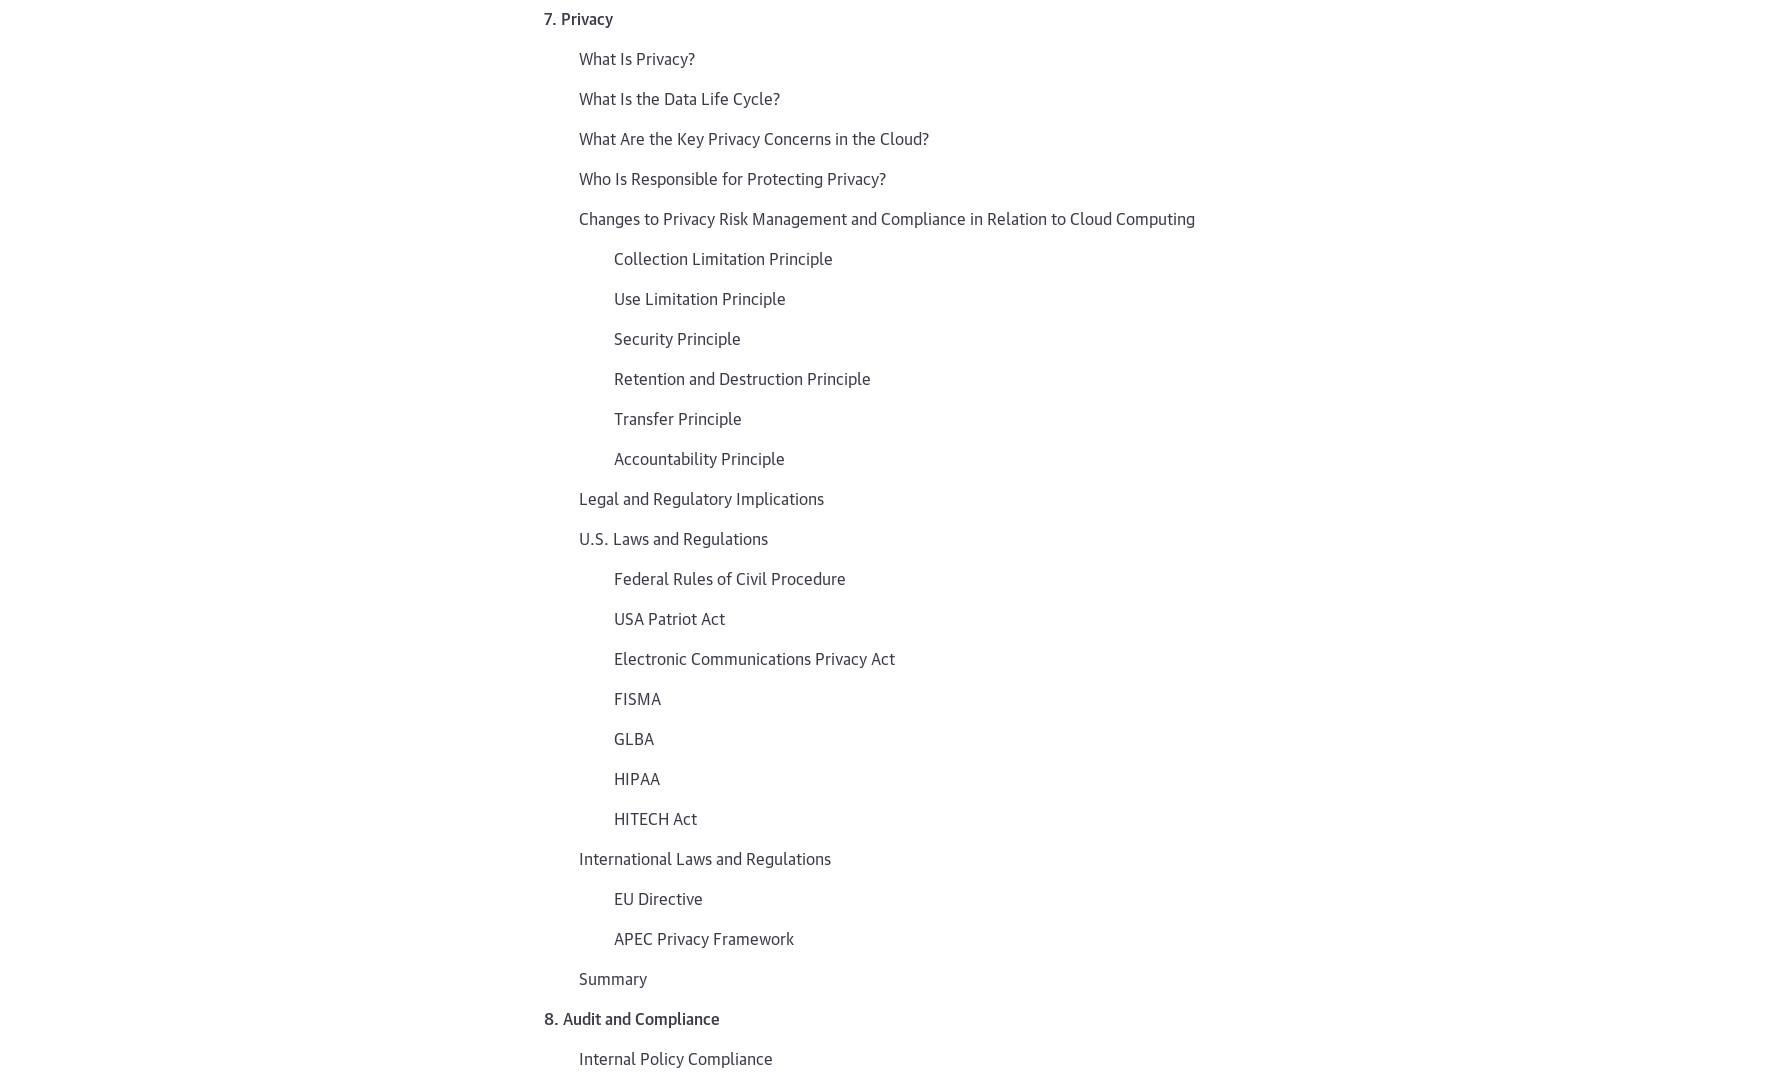  Describe the element at coordinates (728, 576) in the screenshot. I see `'Federal Rules of Civil Procedure'` at that location.